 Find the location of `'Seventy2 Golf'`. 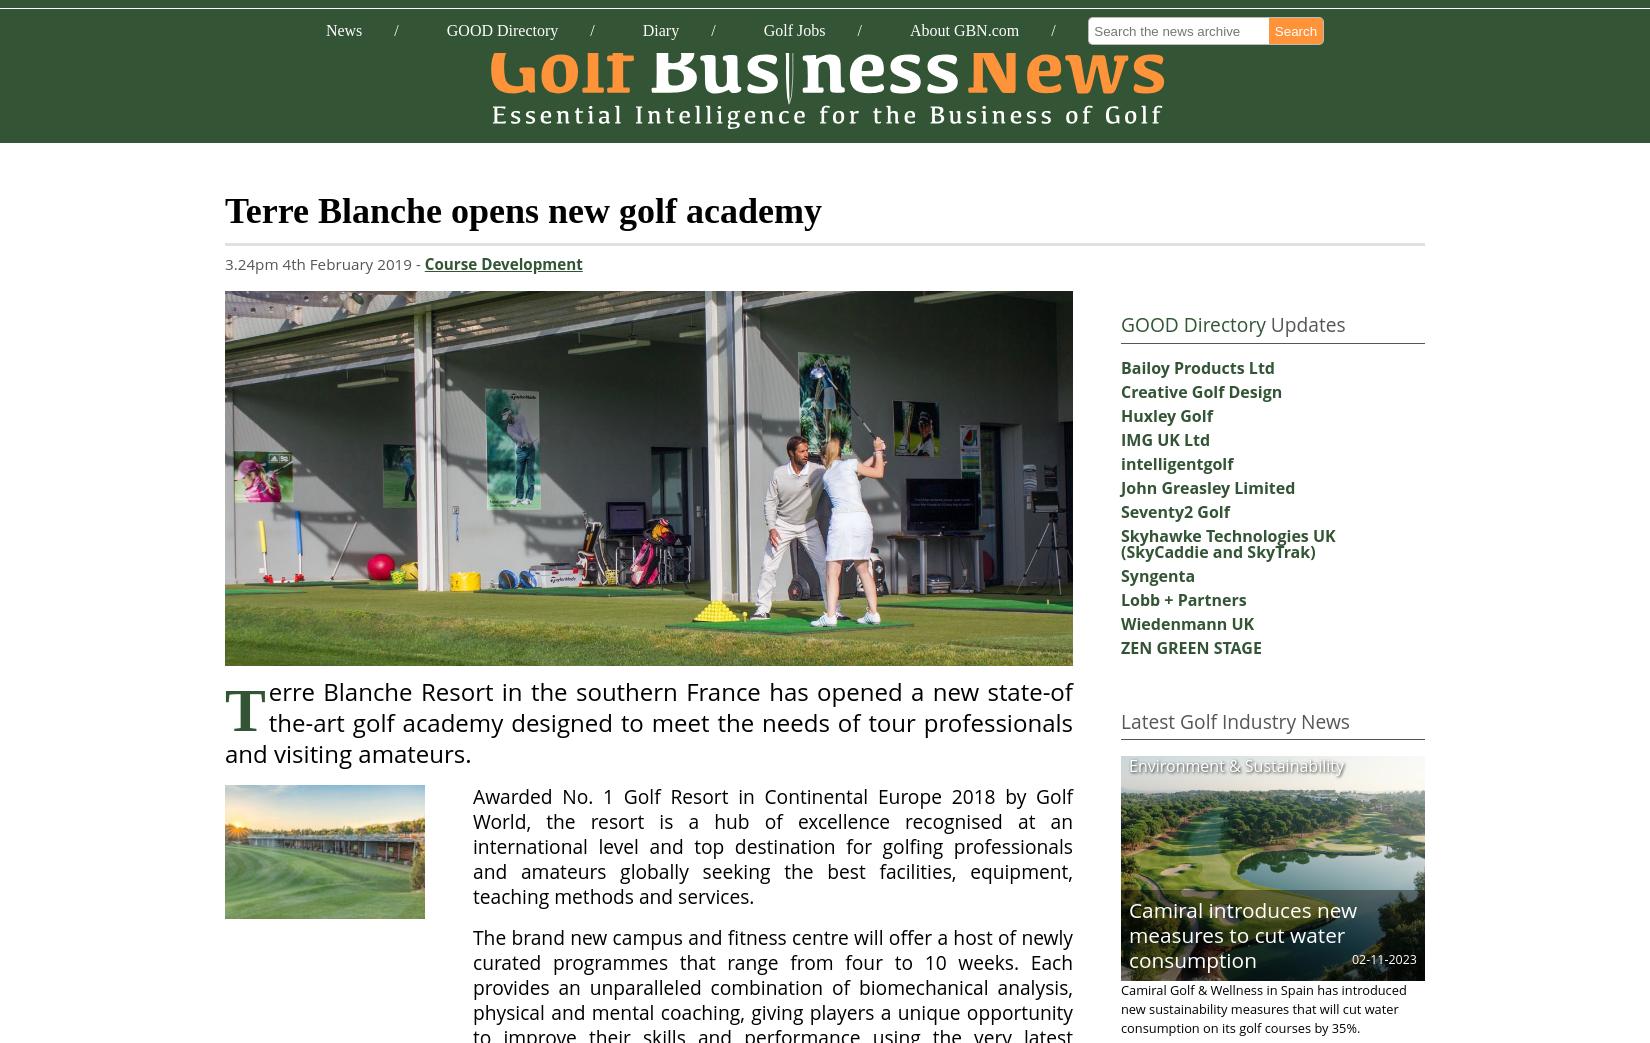

'Seventy2 Golf' is located at coordinates (1174, 509).